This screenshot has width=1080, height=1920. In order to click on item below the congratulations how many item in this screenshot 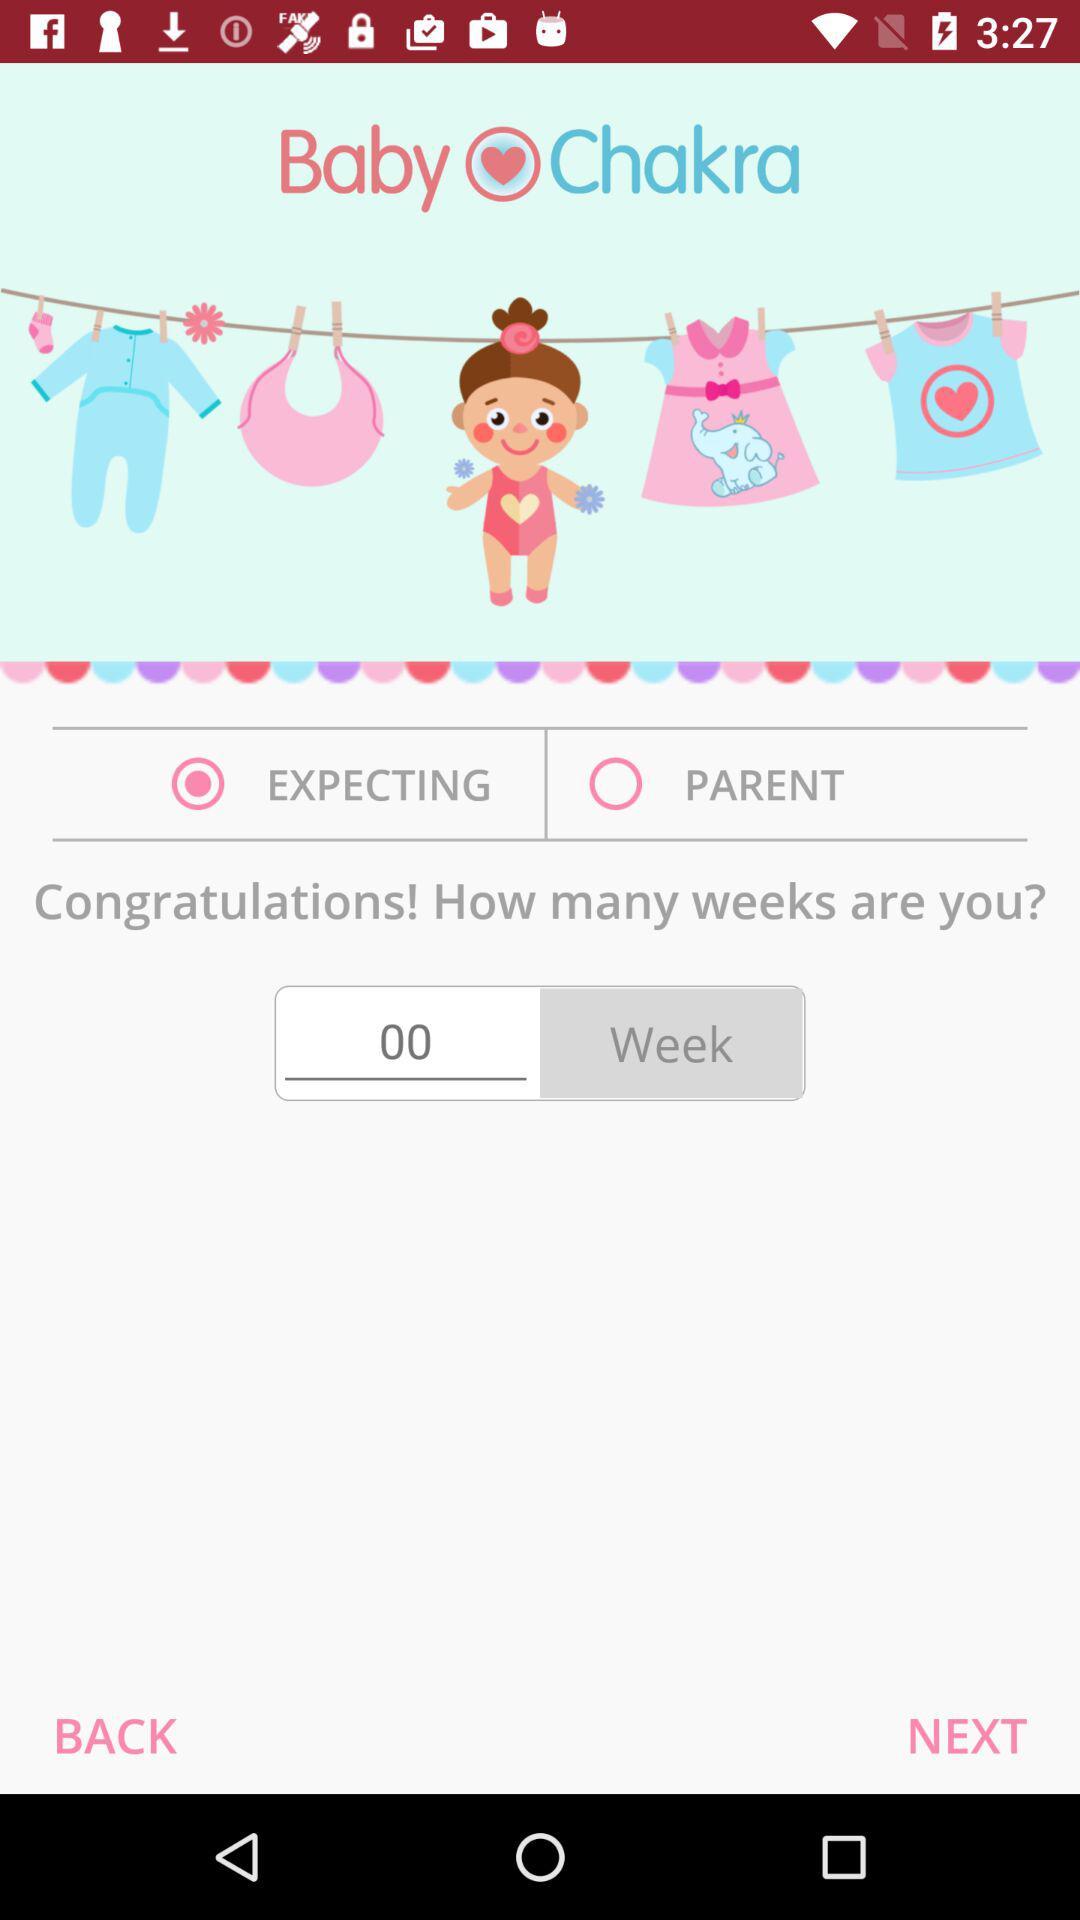, I will do `click(405, 1042)`.